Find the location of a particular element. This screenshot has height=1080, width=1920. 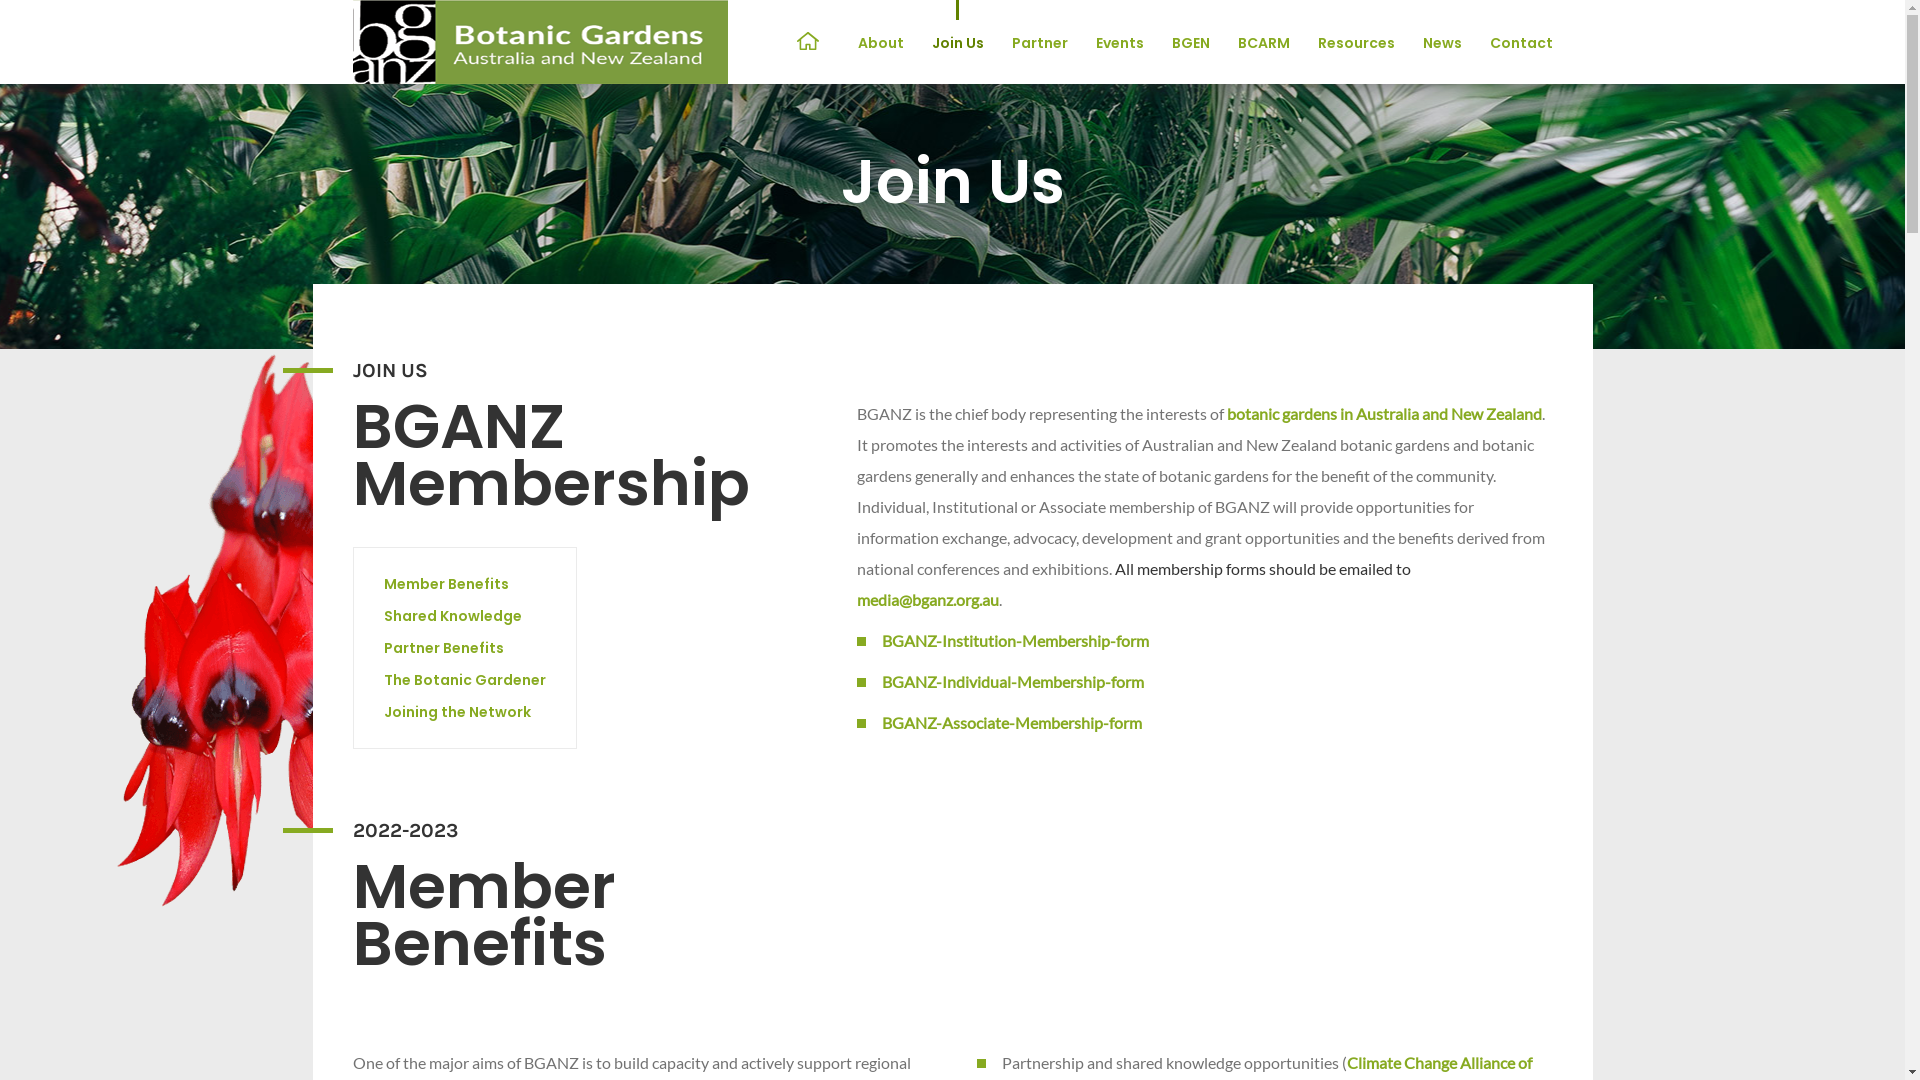

'Home' is located at coordinates (785, 43).